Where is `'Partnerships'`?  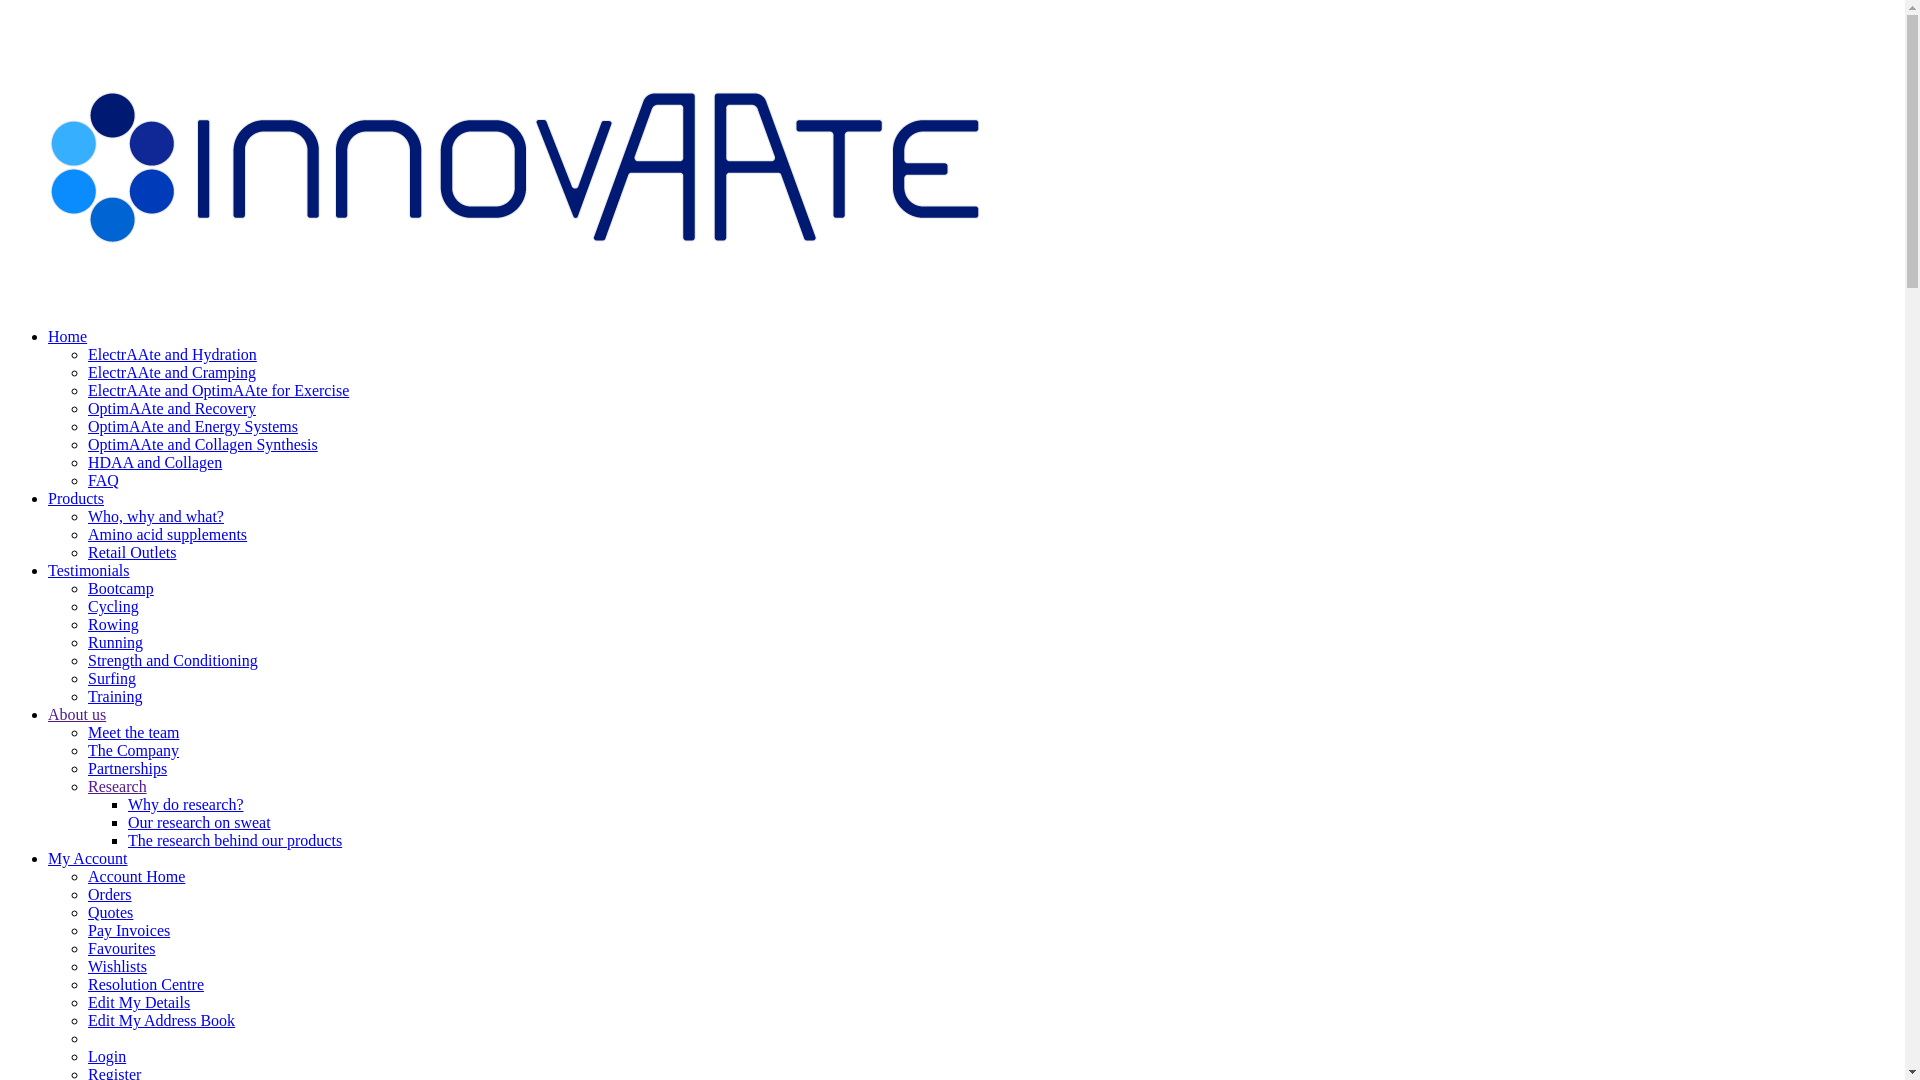
'Partnerships' is located at coordinates (126, 767).